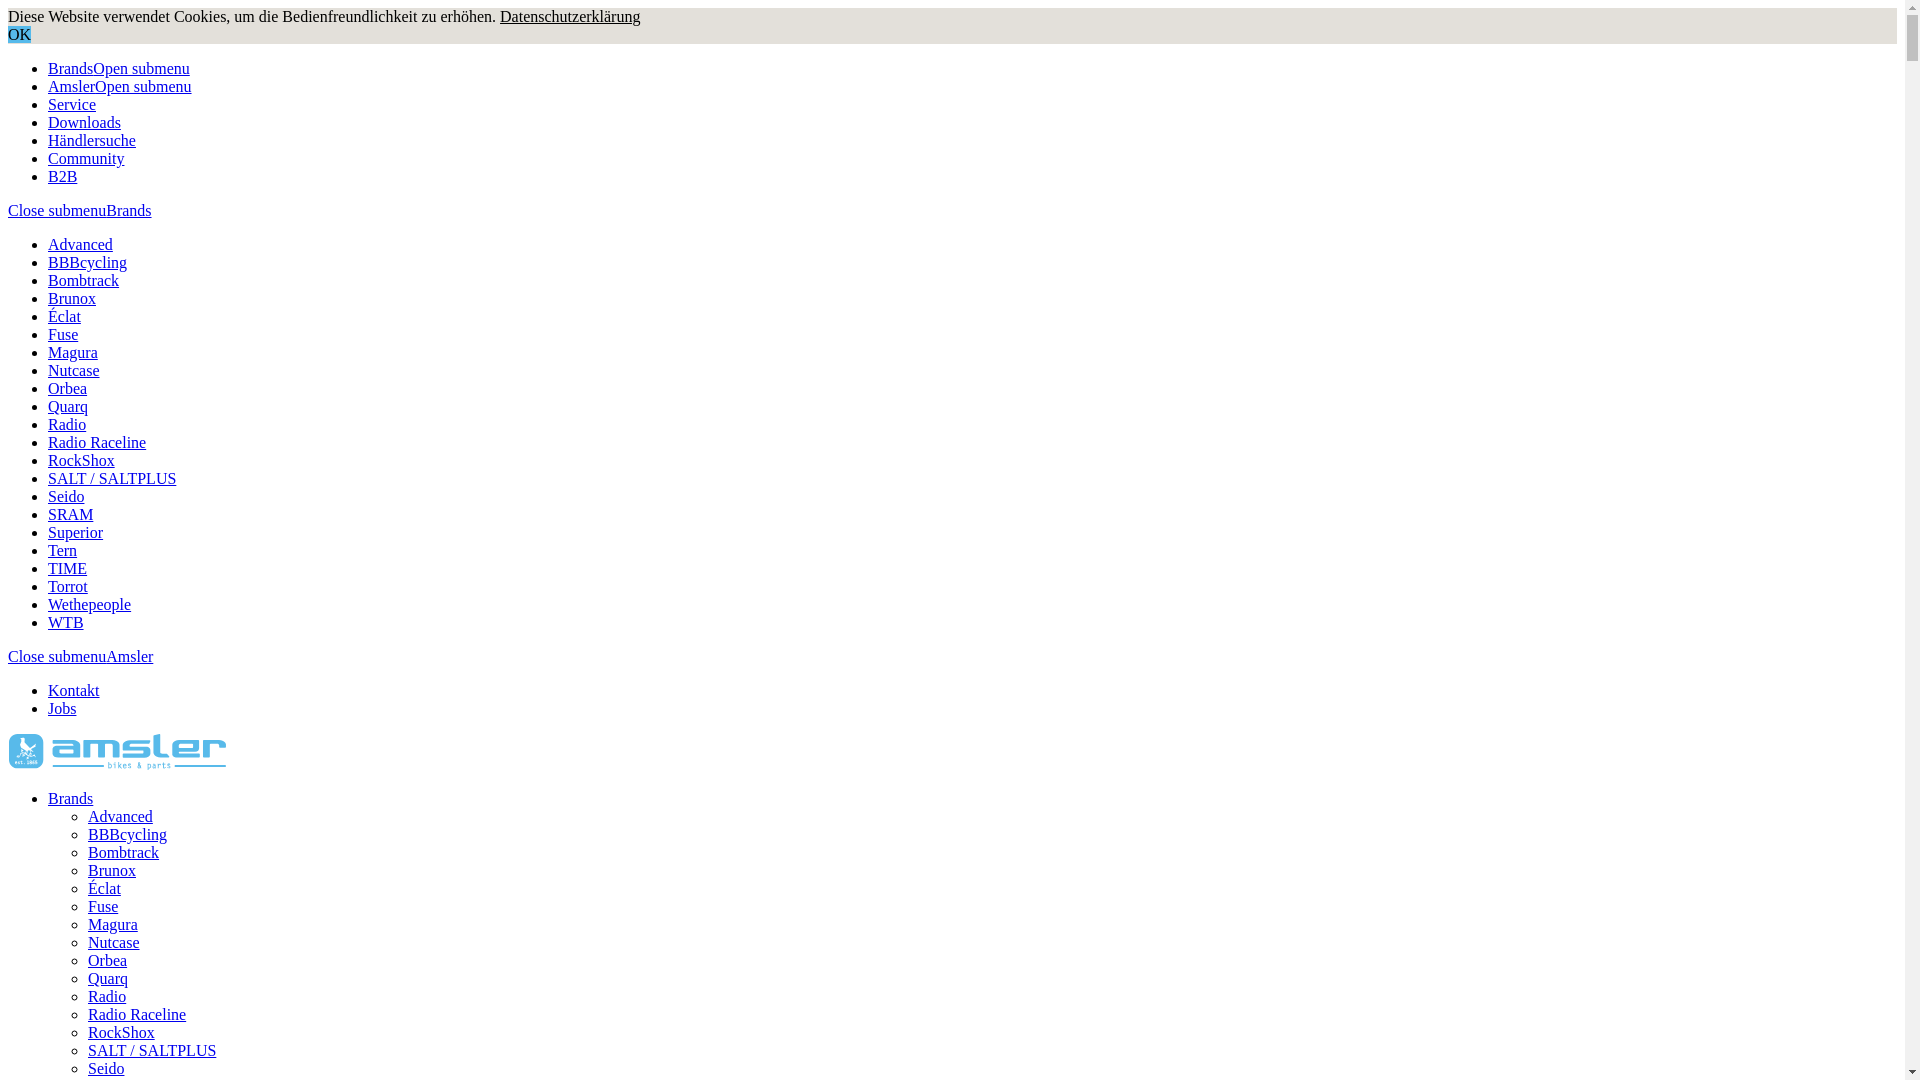 The height and width of the screenshot is (1080, 1920). I want to click on 'B2B', so click(62, 175).